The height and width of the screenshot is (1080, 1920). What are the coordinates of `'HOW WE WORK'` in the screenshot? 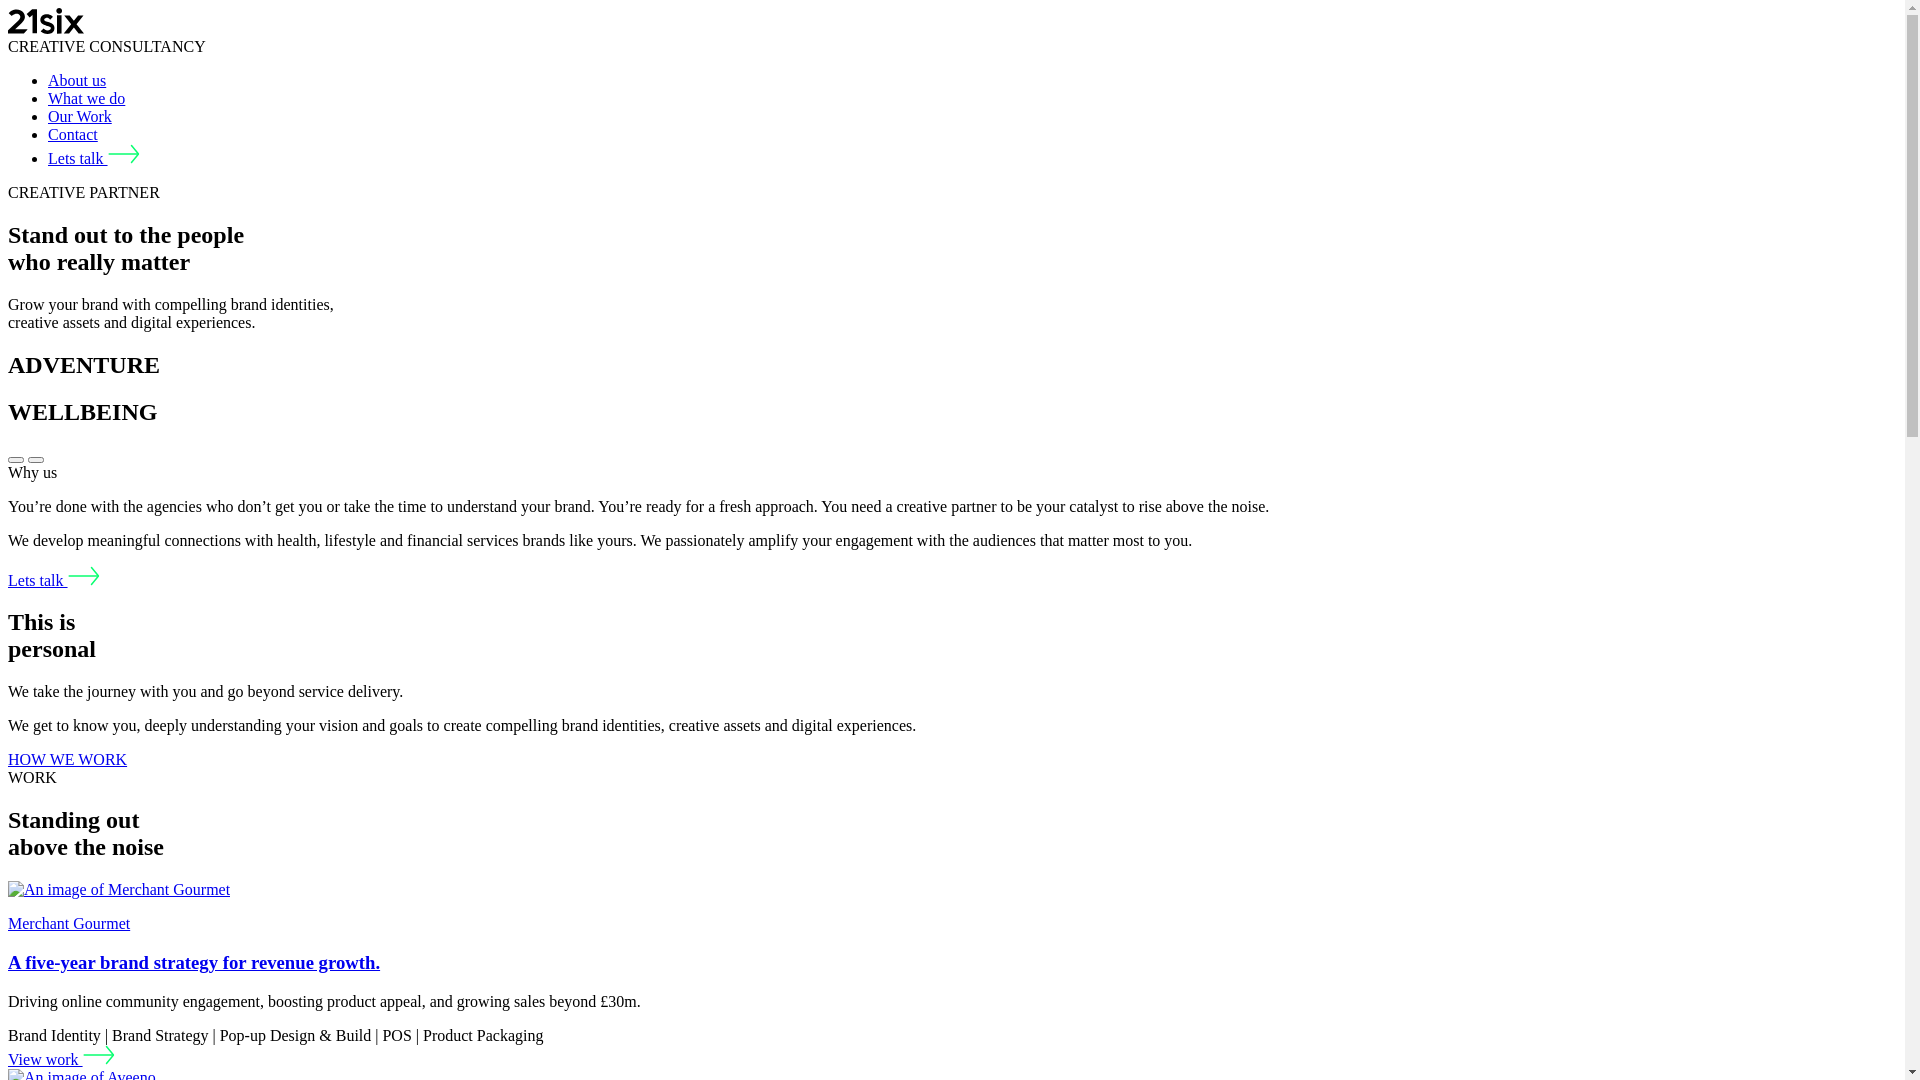 It's located at (67, 759).